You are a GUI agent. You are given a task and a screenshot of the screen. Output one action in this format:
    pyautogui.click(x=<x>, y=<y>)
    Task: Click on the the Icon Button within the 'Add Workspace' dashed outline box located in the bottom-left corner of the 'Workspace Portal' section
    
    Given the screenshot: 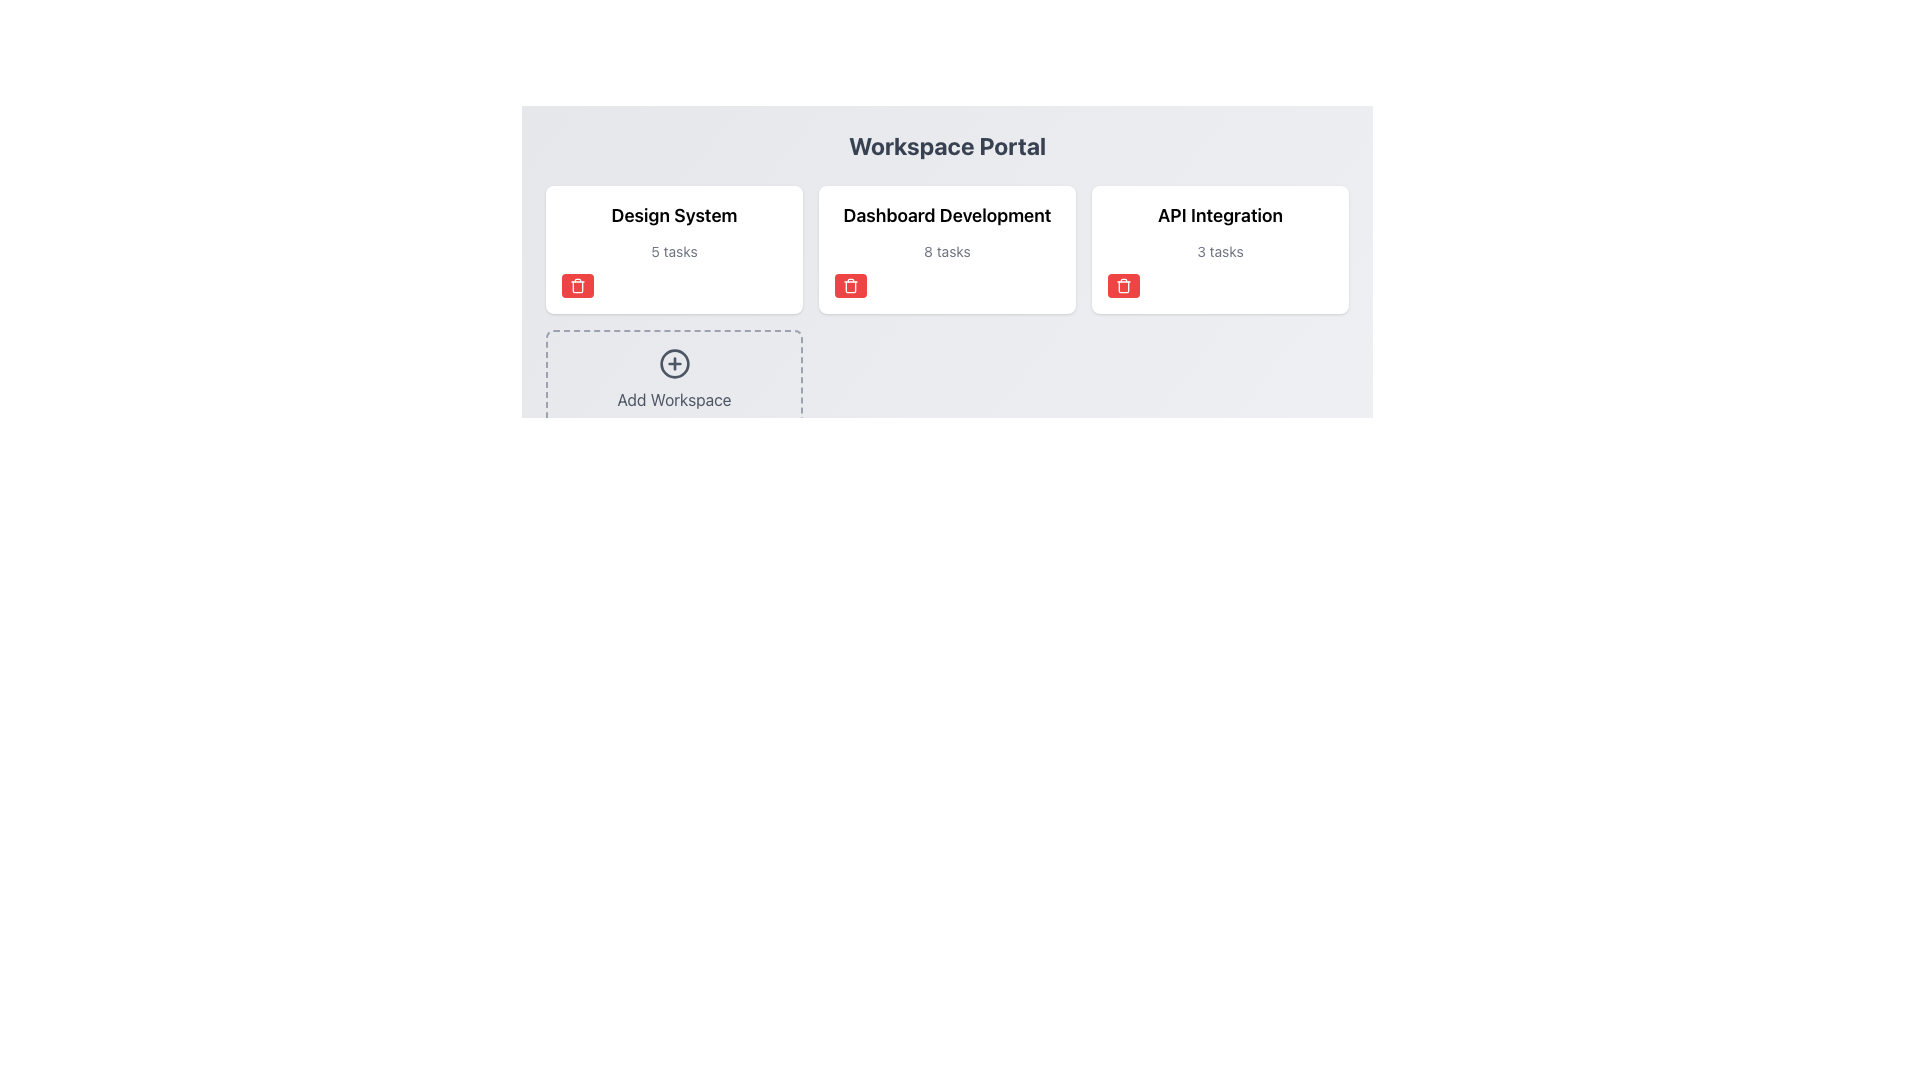 What is the action you would take?
    pyautogui.click(x=674, y=363)
    